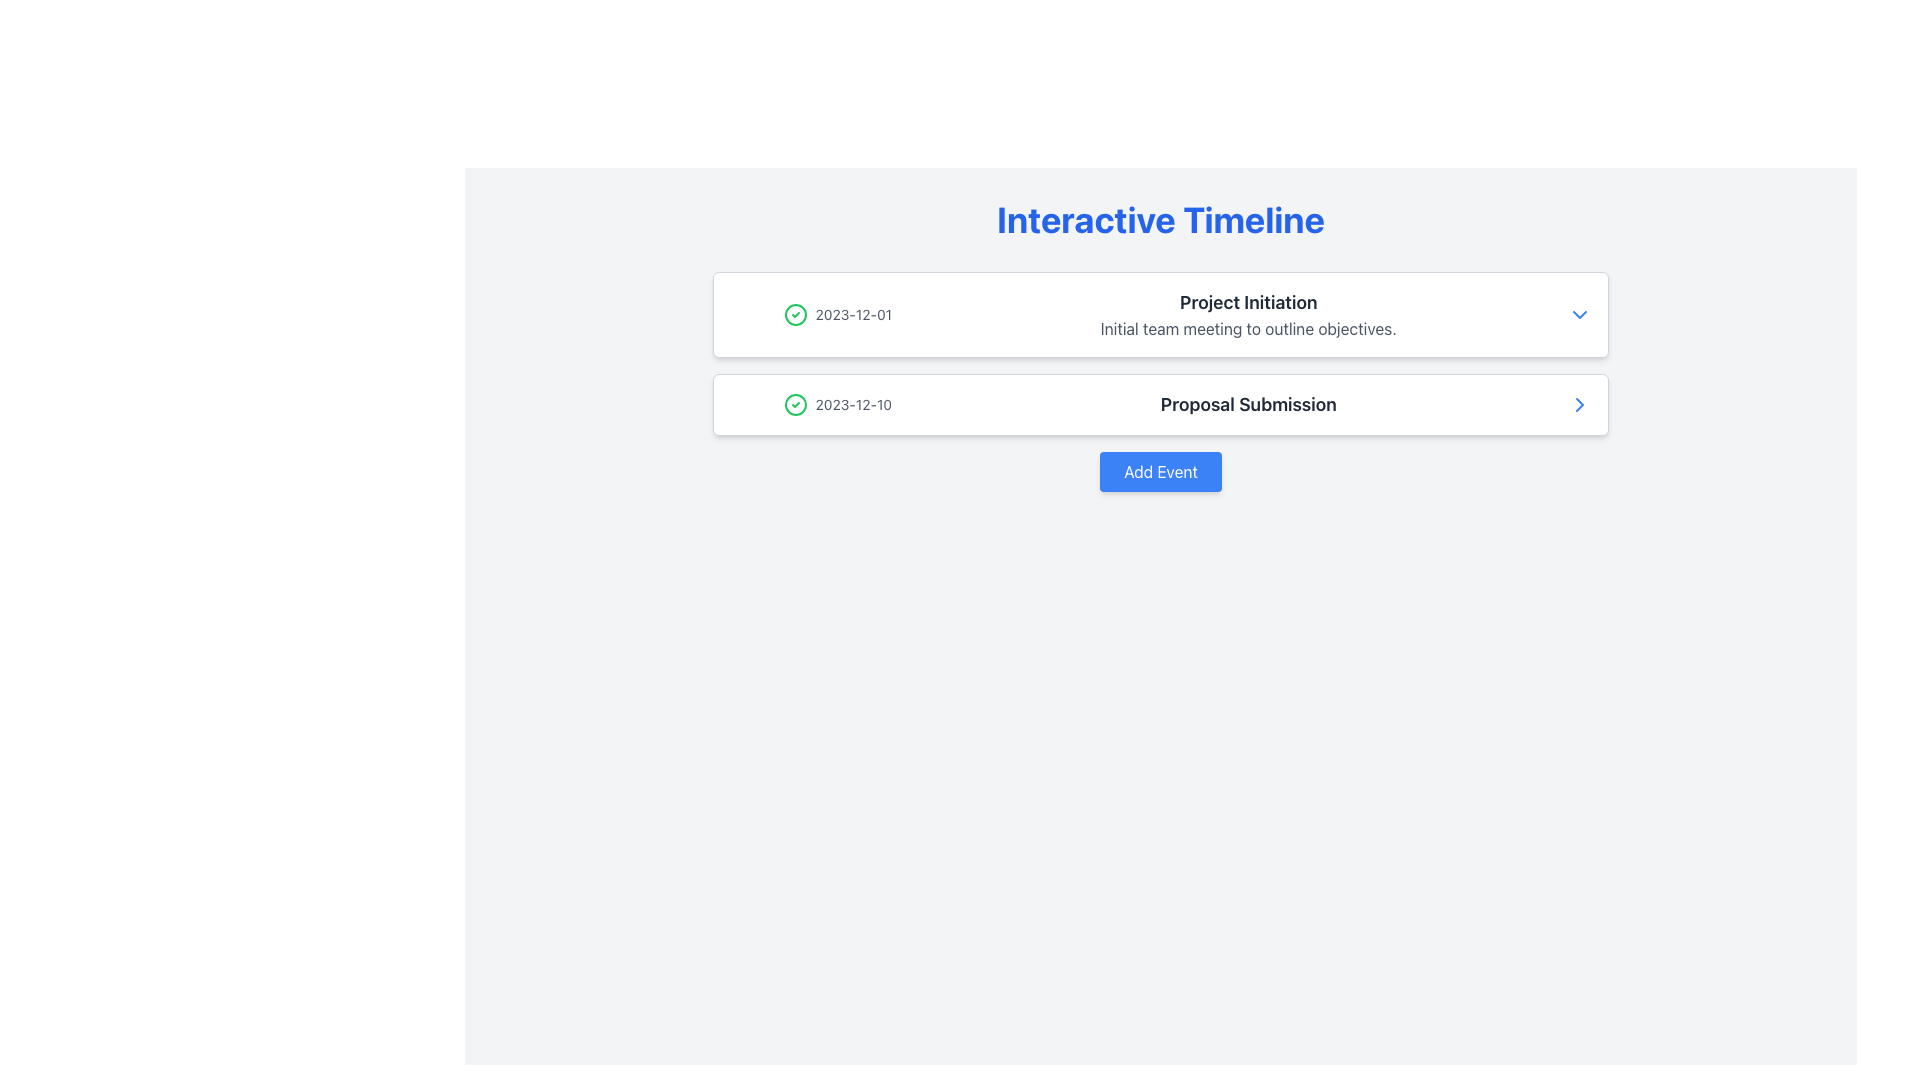 Image resolution: width=1920 pixels, height=1080 pixels. I want to click on the text display element that shows the date of a timeline event, located on the left side of the event description in the first entry of a vertically stacked list, so click(837, 315).